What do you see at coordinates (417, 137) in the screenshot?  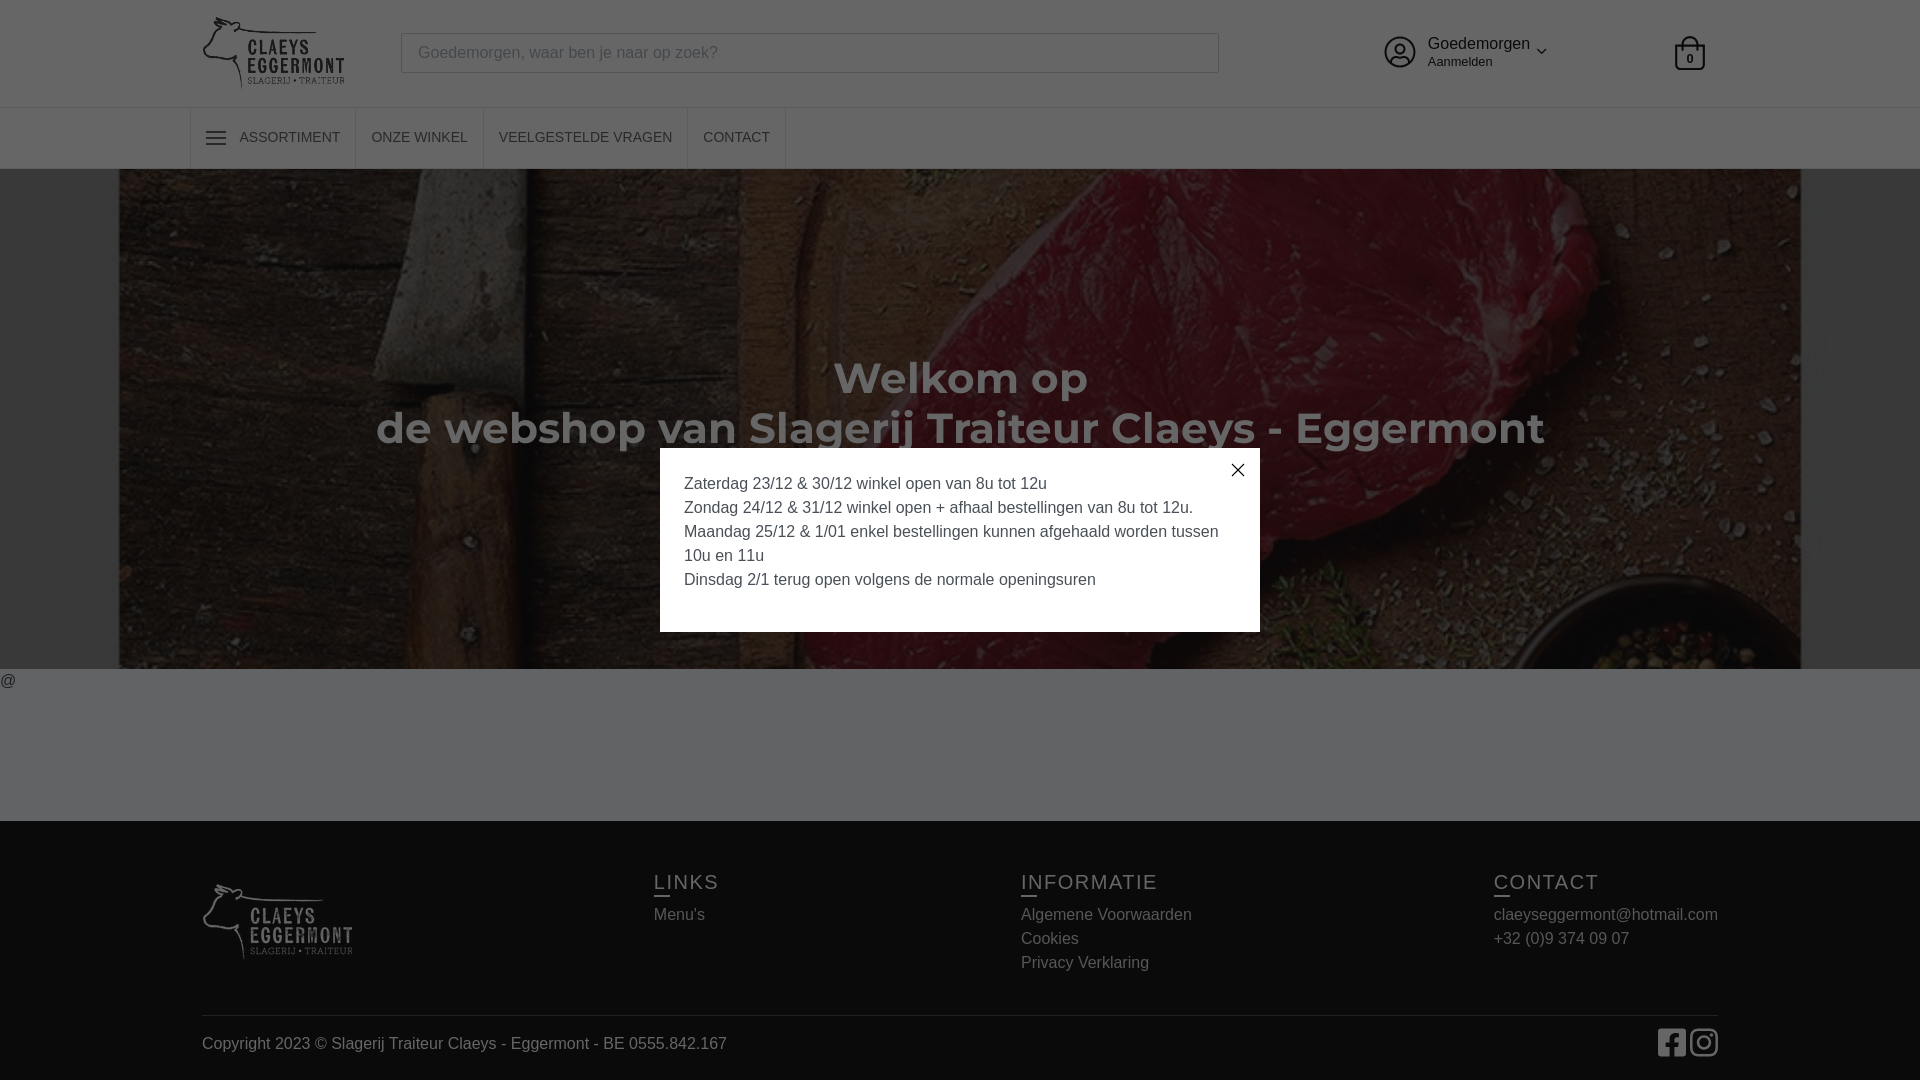 I see `'ONZE WINKEL'` at bounding box center [417, 137].